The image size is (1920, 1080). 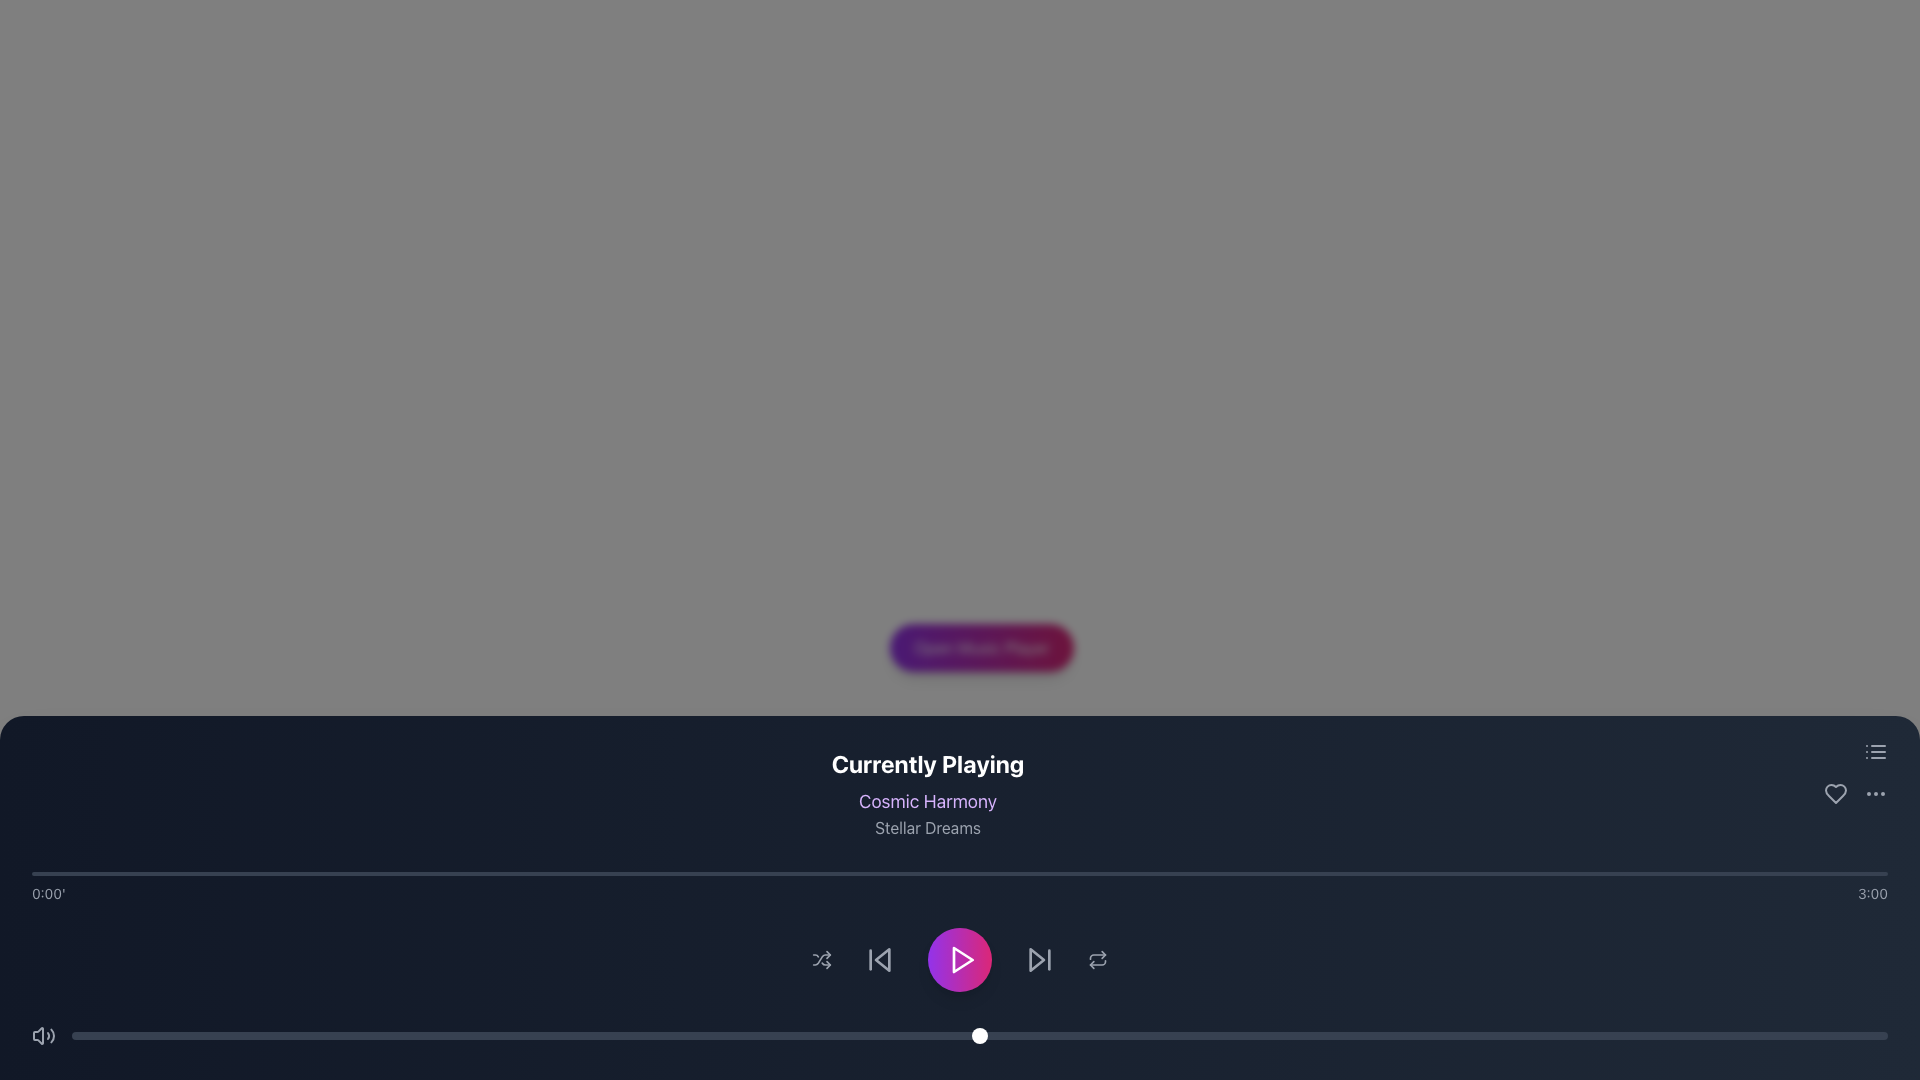 I want to click on the heart-shaped icon button located in the top right corner of the media player to mark or unmark it as a favorite, so click(x=1836, y=793).